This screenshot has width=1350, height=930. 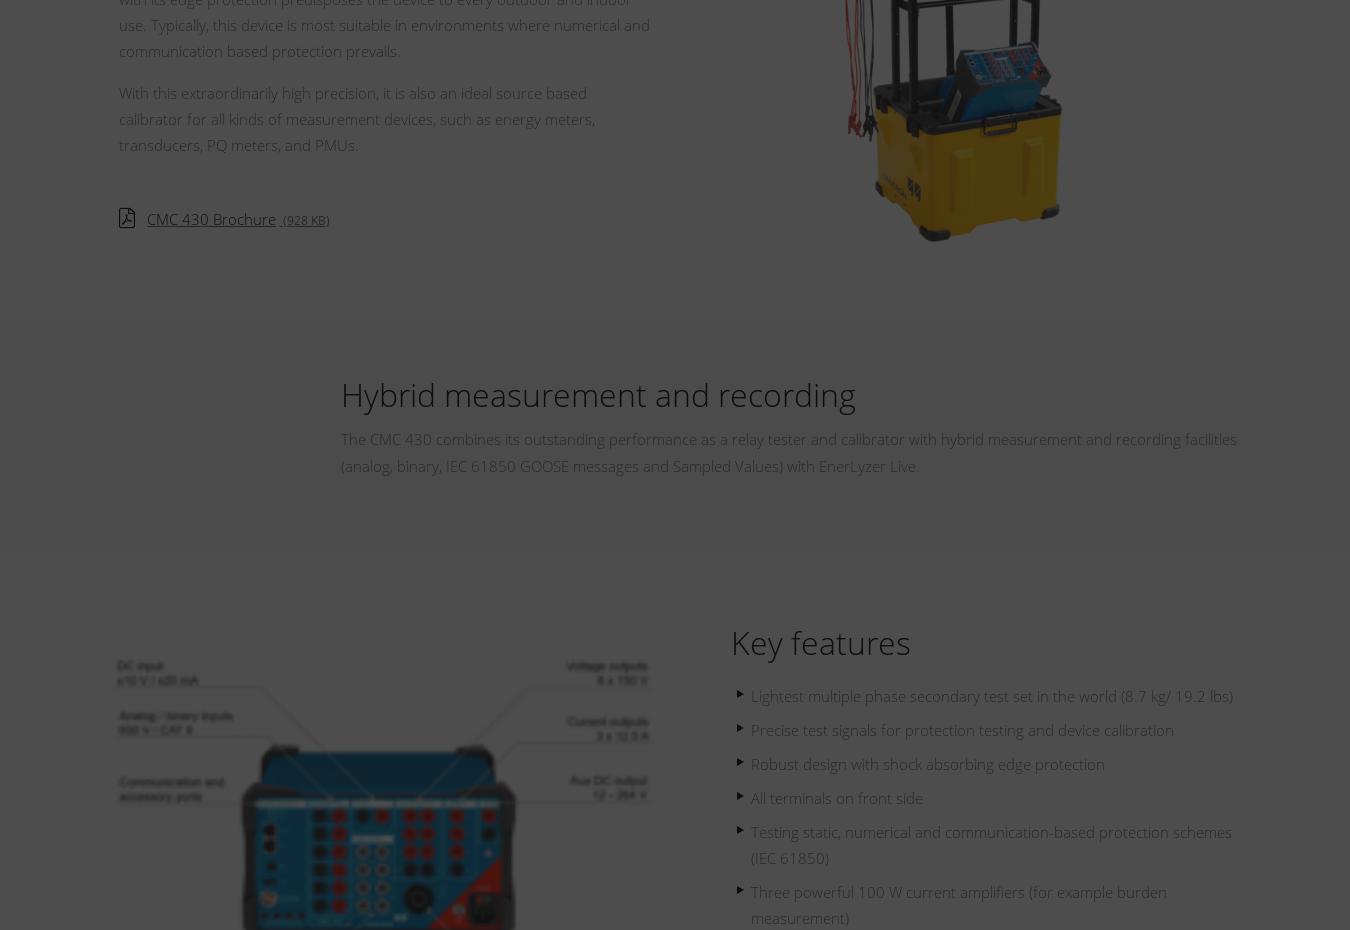 What do you see at coordinates (211, 216) in the screenshot?
I see `'CMC 430 Brochure'` at bounding box center [211, 216].